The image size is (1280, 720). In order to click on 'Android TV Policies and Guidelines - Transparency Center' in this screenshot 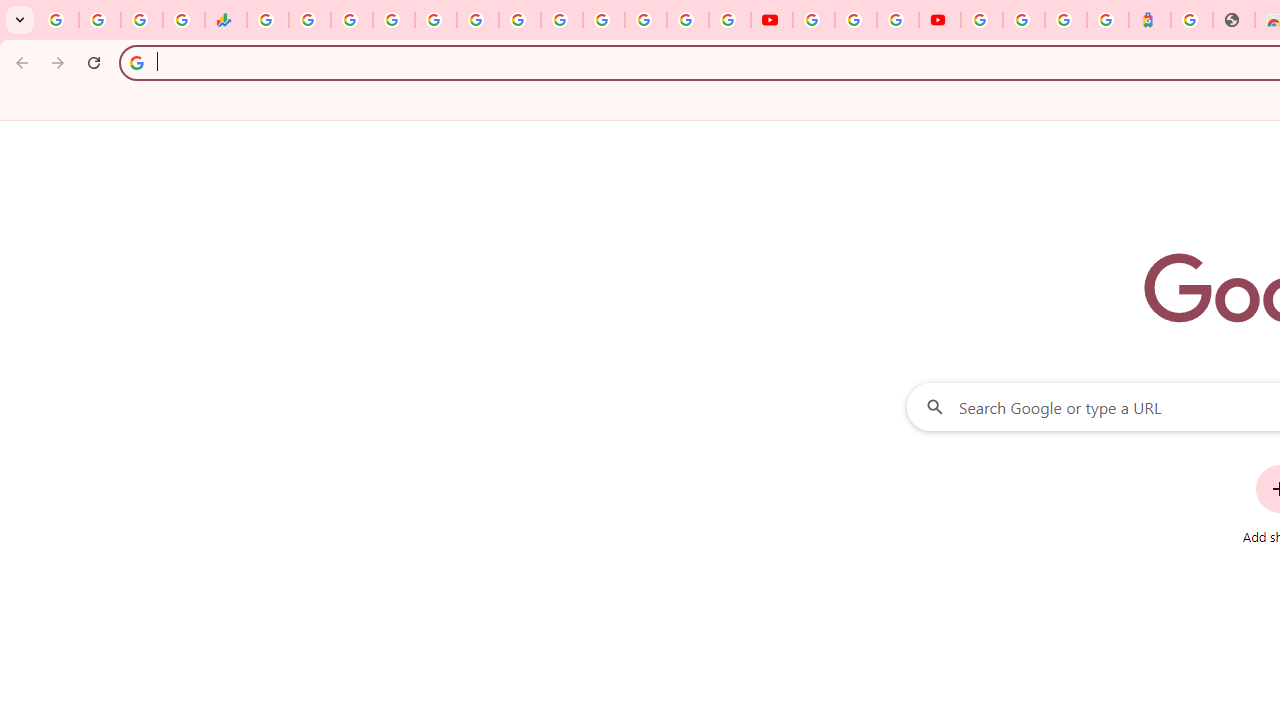, I will do `click(520, 20)`.